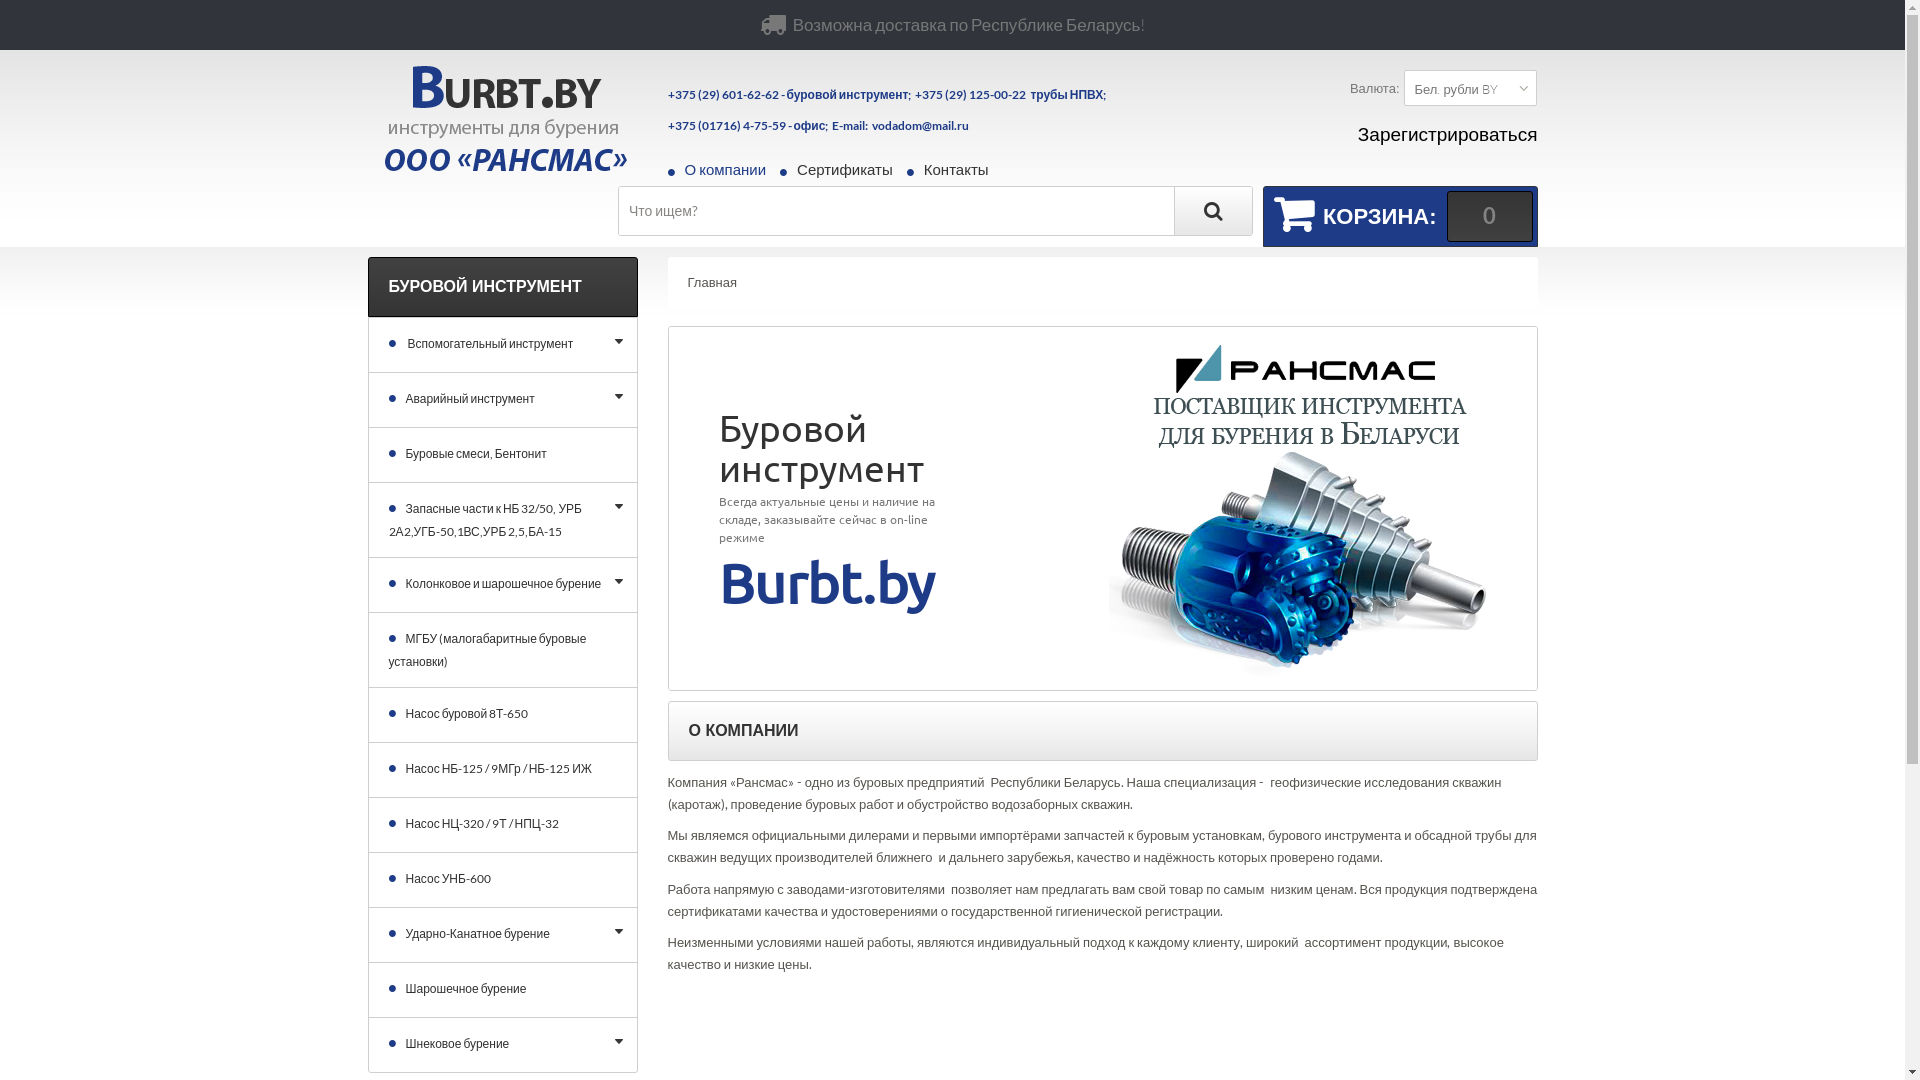  What do you see at coordinates (1488, 215) in the screenshot?
I see `'0'` at bounding box center [1488, 215].